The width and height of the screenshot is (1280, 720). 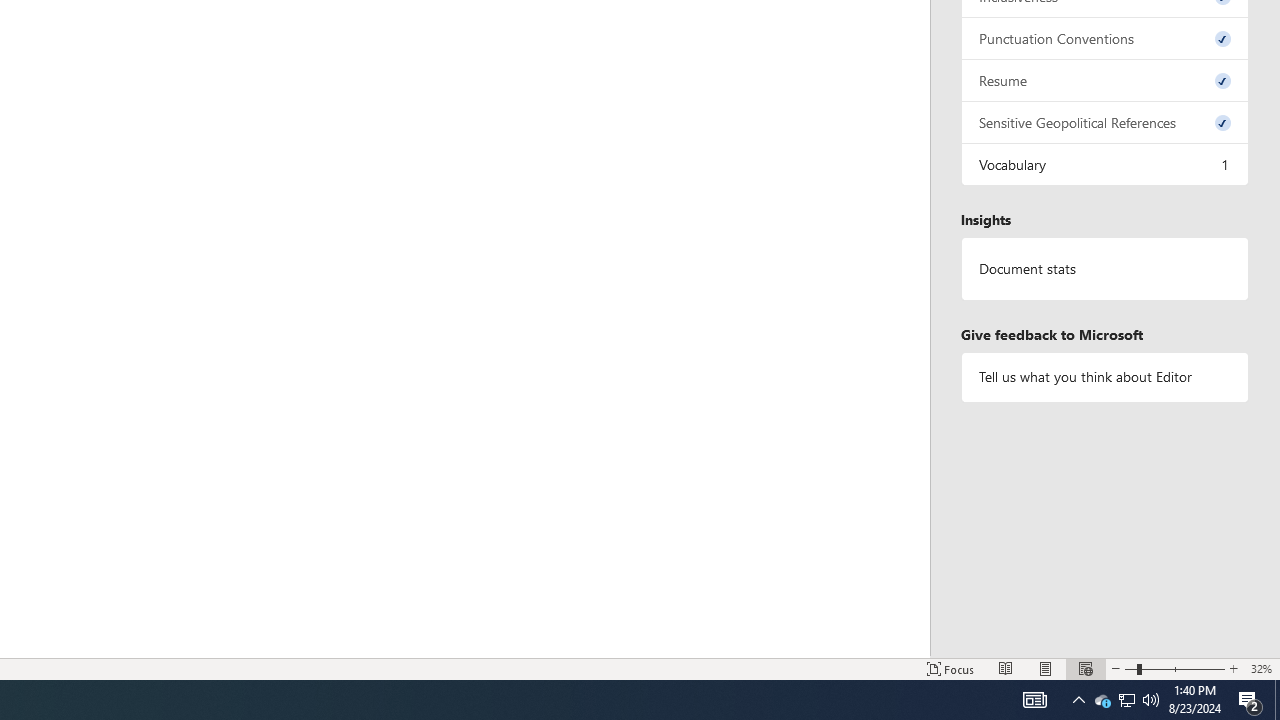 What do you see at coordinates (1104, 163) in the screenshot?
I see `'Vocabulary, 1 issue. Press space or enter to review items.'` at bounding box center [1104, 163].